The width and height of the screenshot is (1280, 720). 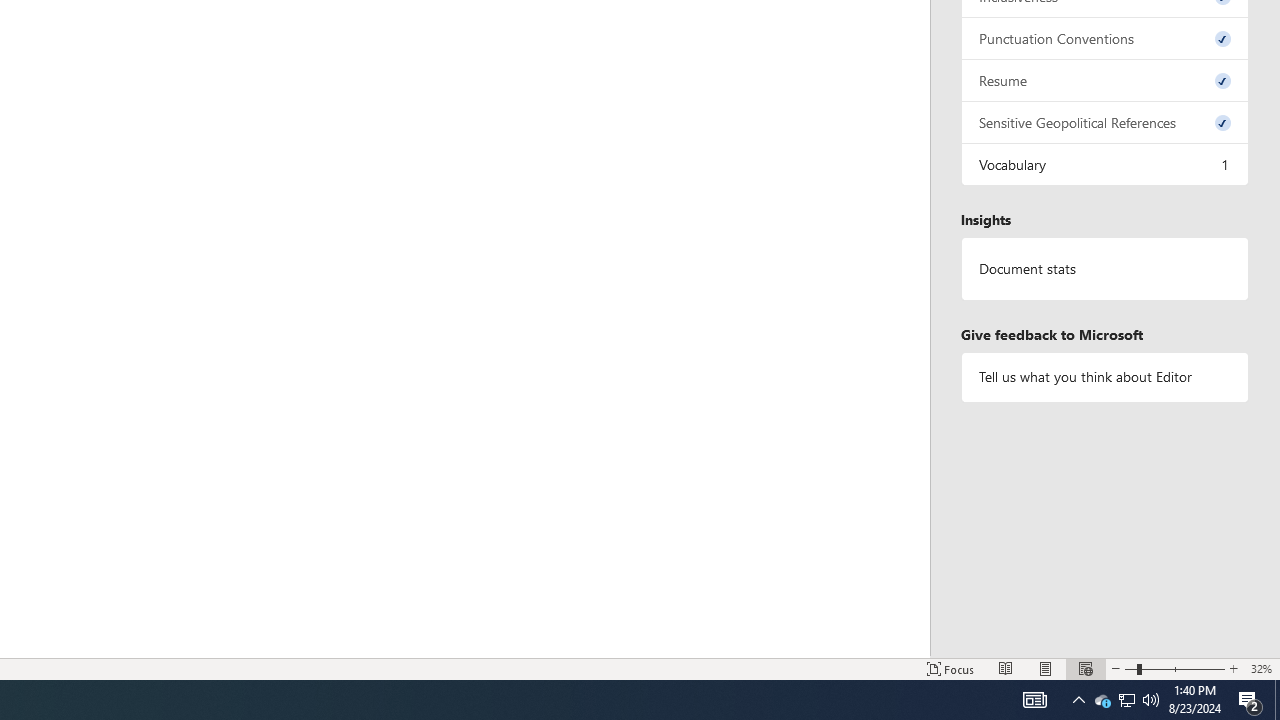 What do you see at coordinates (1104, 163) in the screenshot?
I see `'Vocabulary, 1 issue. Press space or enter to review items.'` at bounding box center [1104, 163].